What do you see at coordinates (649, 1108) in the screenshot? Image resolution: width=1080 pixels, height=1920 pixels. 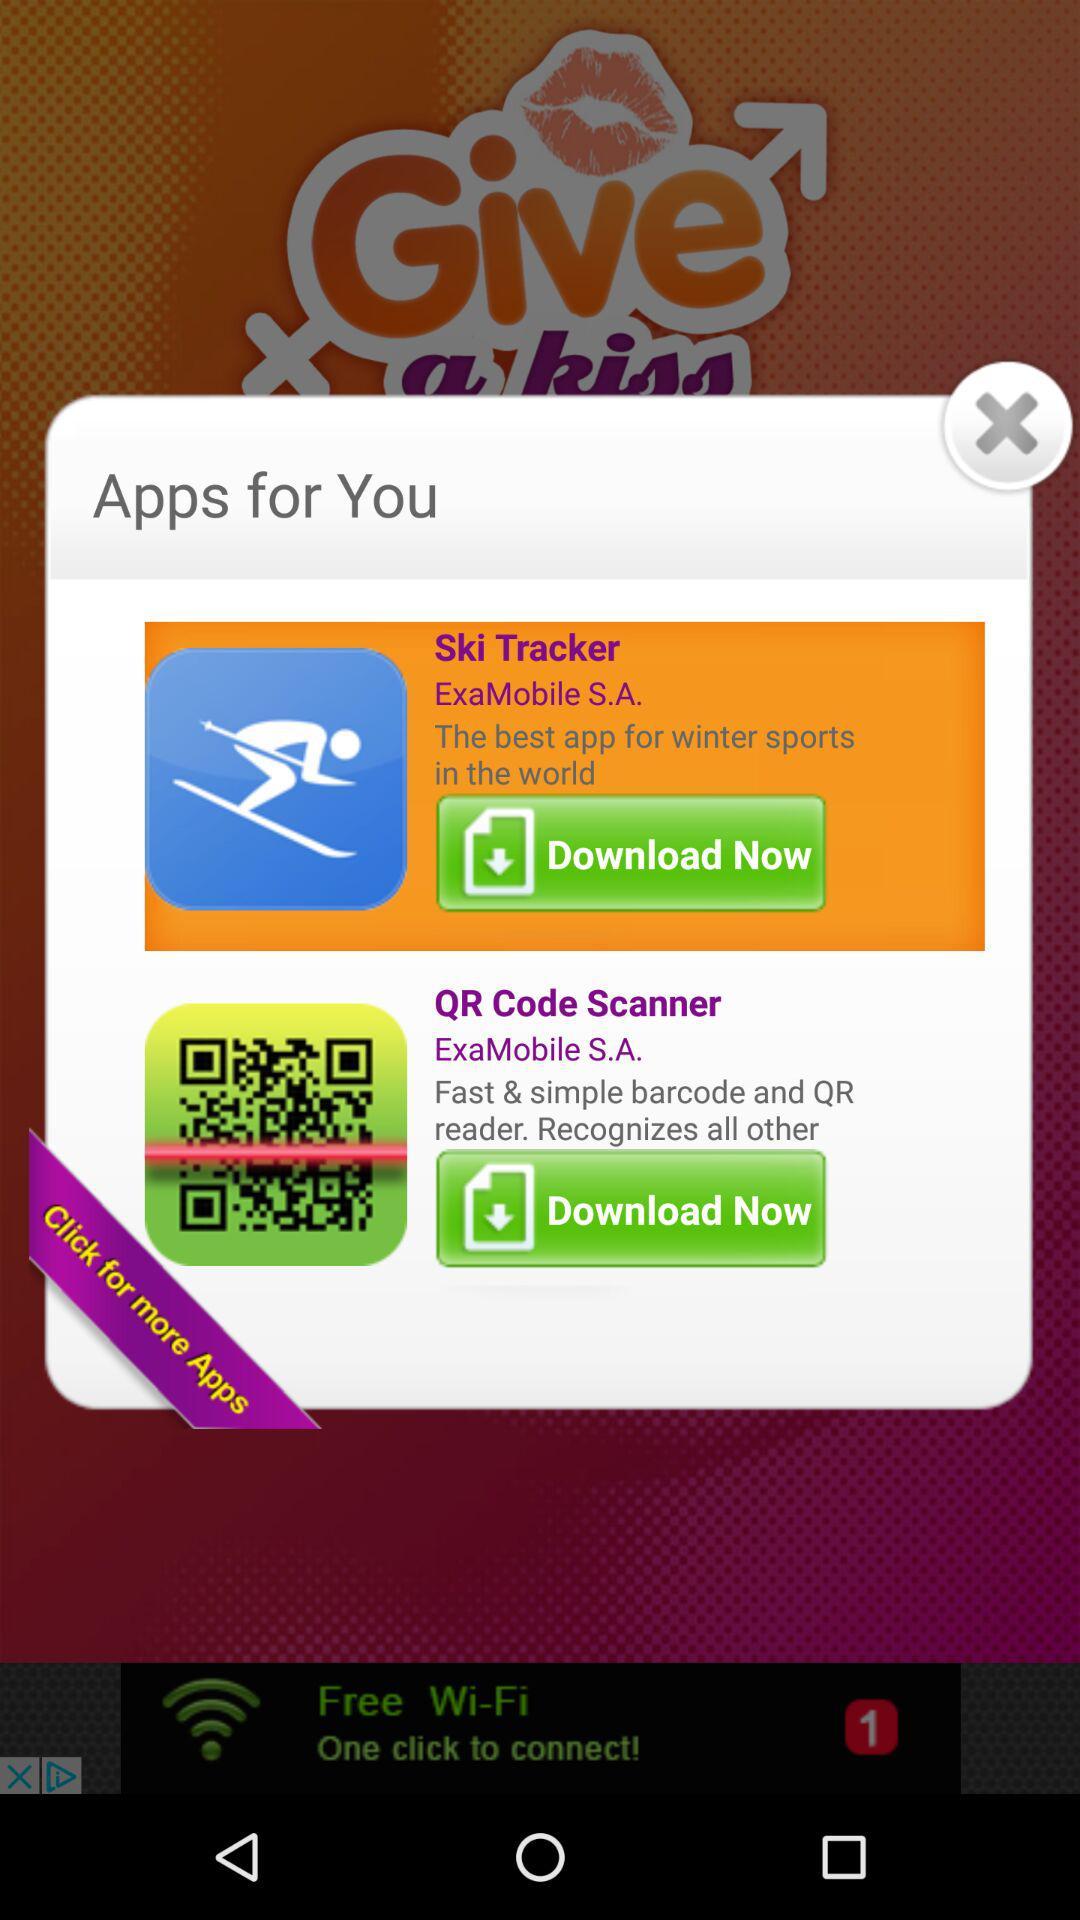 I see `the fast simple barcode` at bounding box center [649, 1108].